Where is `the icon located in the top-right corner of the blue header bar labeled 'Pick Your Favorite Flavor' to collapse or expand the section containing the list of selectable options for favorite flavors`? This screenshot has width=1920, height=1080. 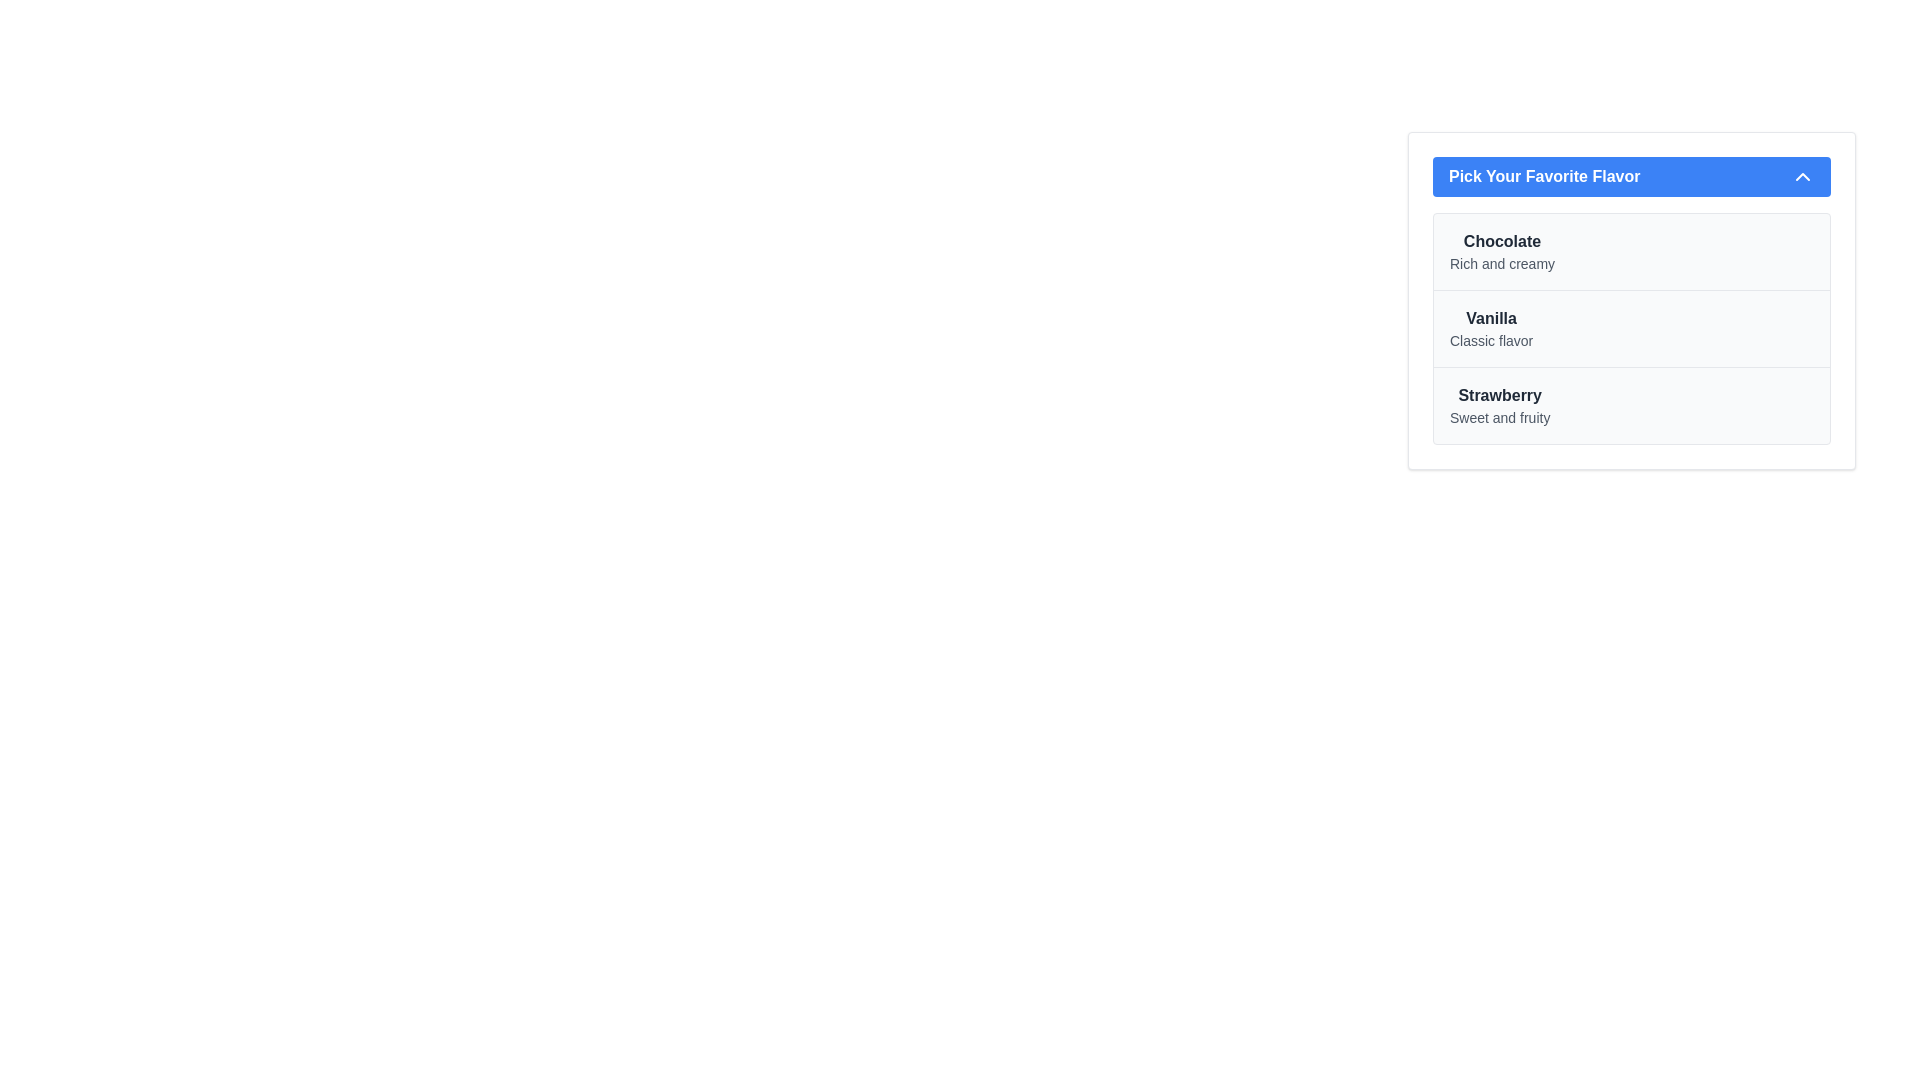
the icon located in the top-right corner of the blue header bar labeled 'Pick Your Favorite Flavor' to collapse or expand the section containing the list of selectable options for favorite flavors is located at coordinates (1803, 176).